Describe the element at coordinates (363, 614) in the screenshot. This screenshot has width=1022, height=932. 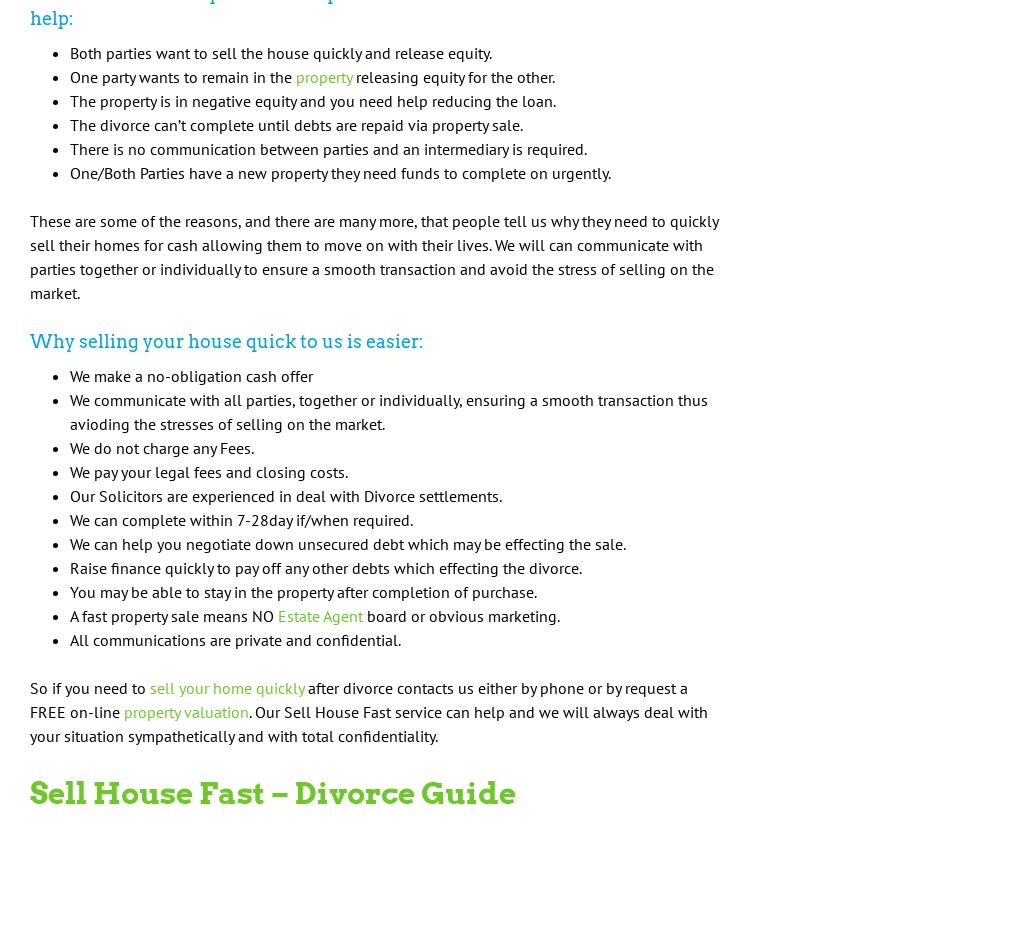
I see `'board or obvious marketing.'` at that location.